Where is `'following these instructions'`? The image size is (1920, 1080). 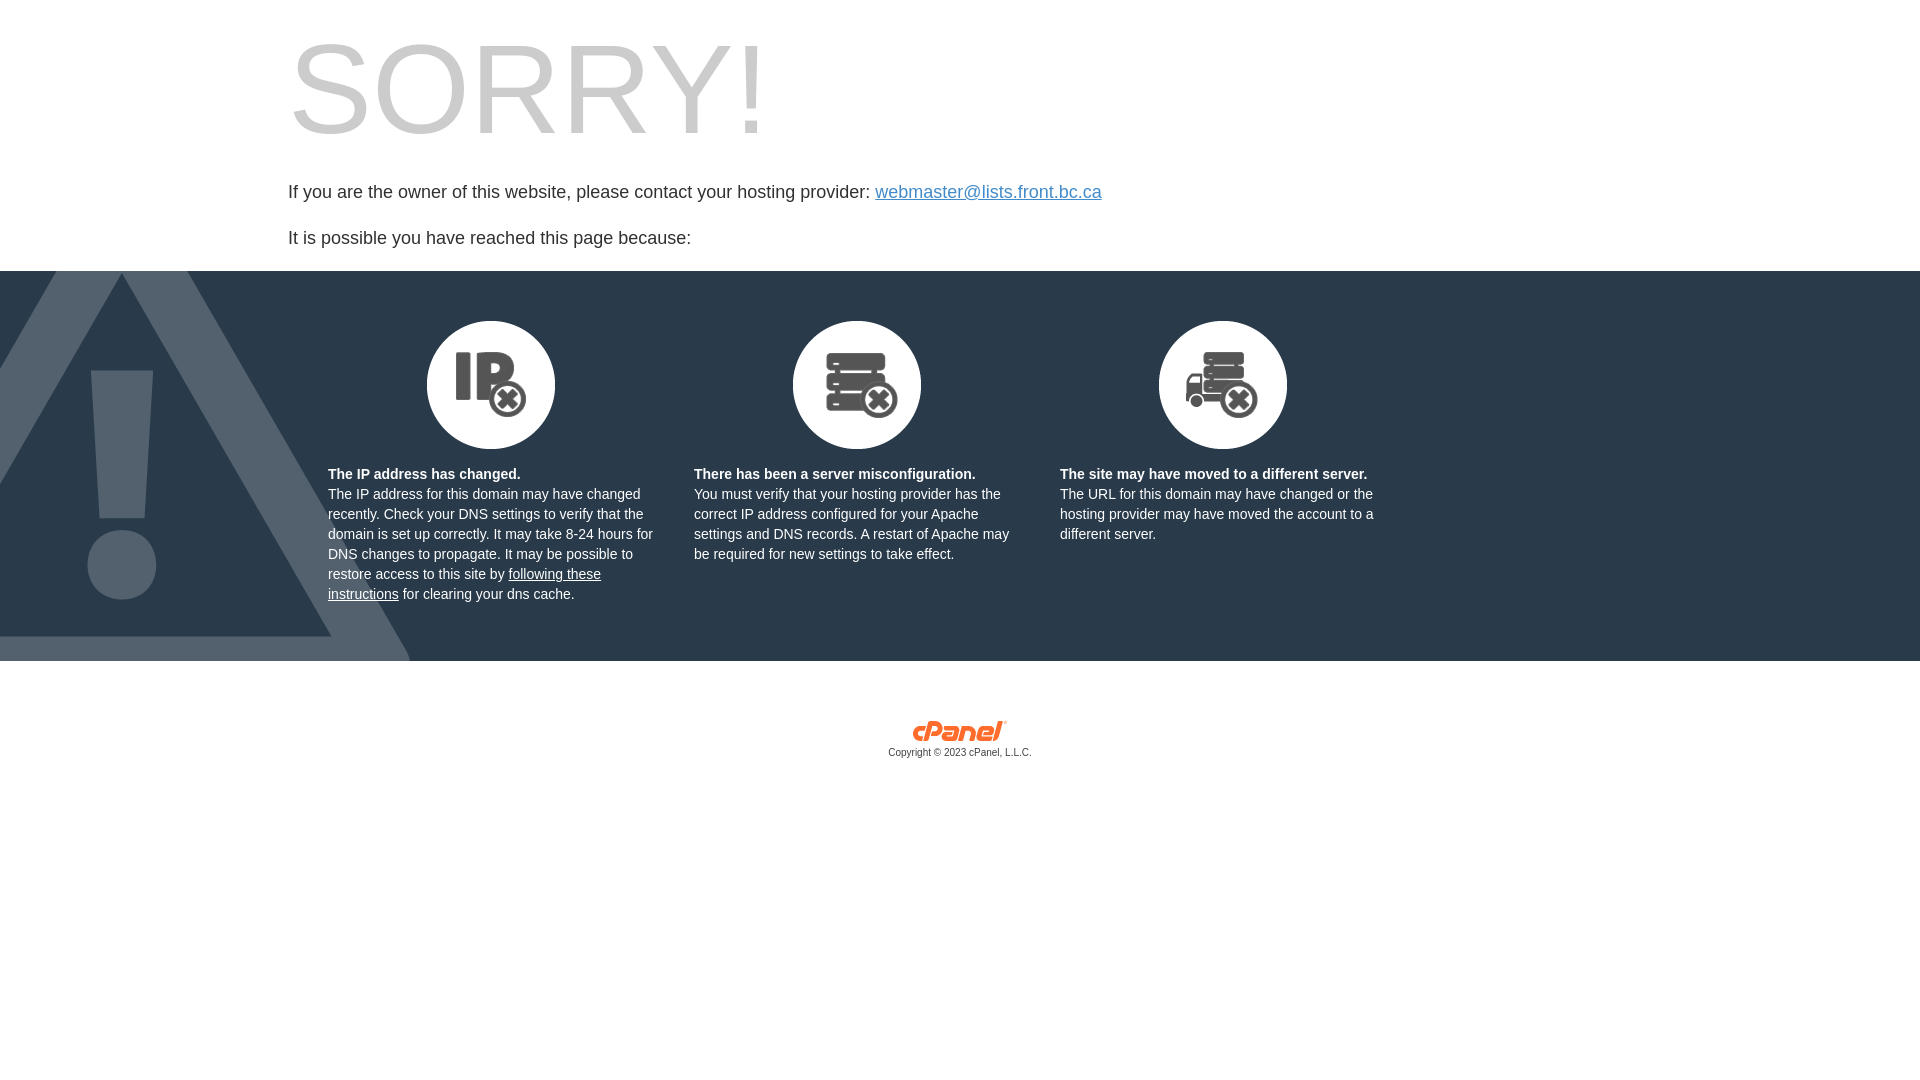 'following these instructions' is located at coordinates (463, 583).